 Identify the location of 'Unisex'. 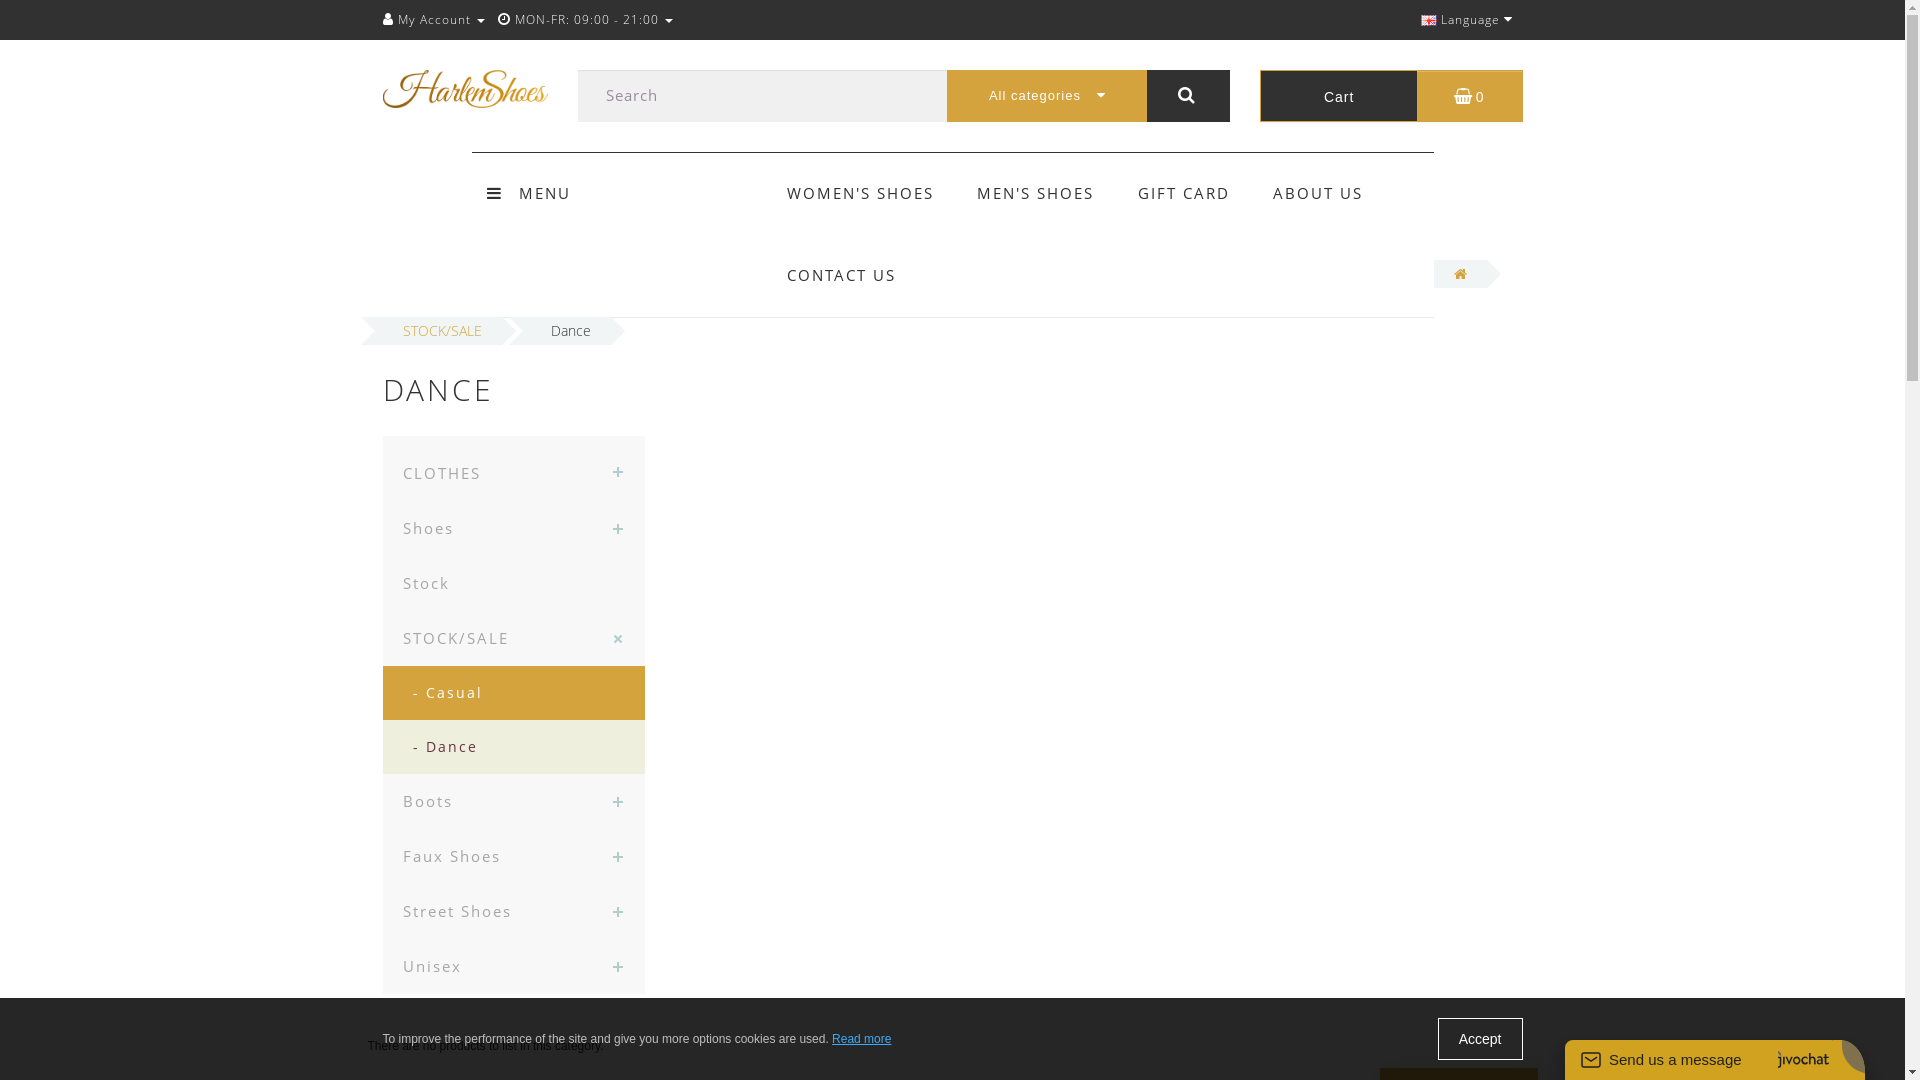
(513, 965).